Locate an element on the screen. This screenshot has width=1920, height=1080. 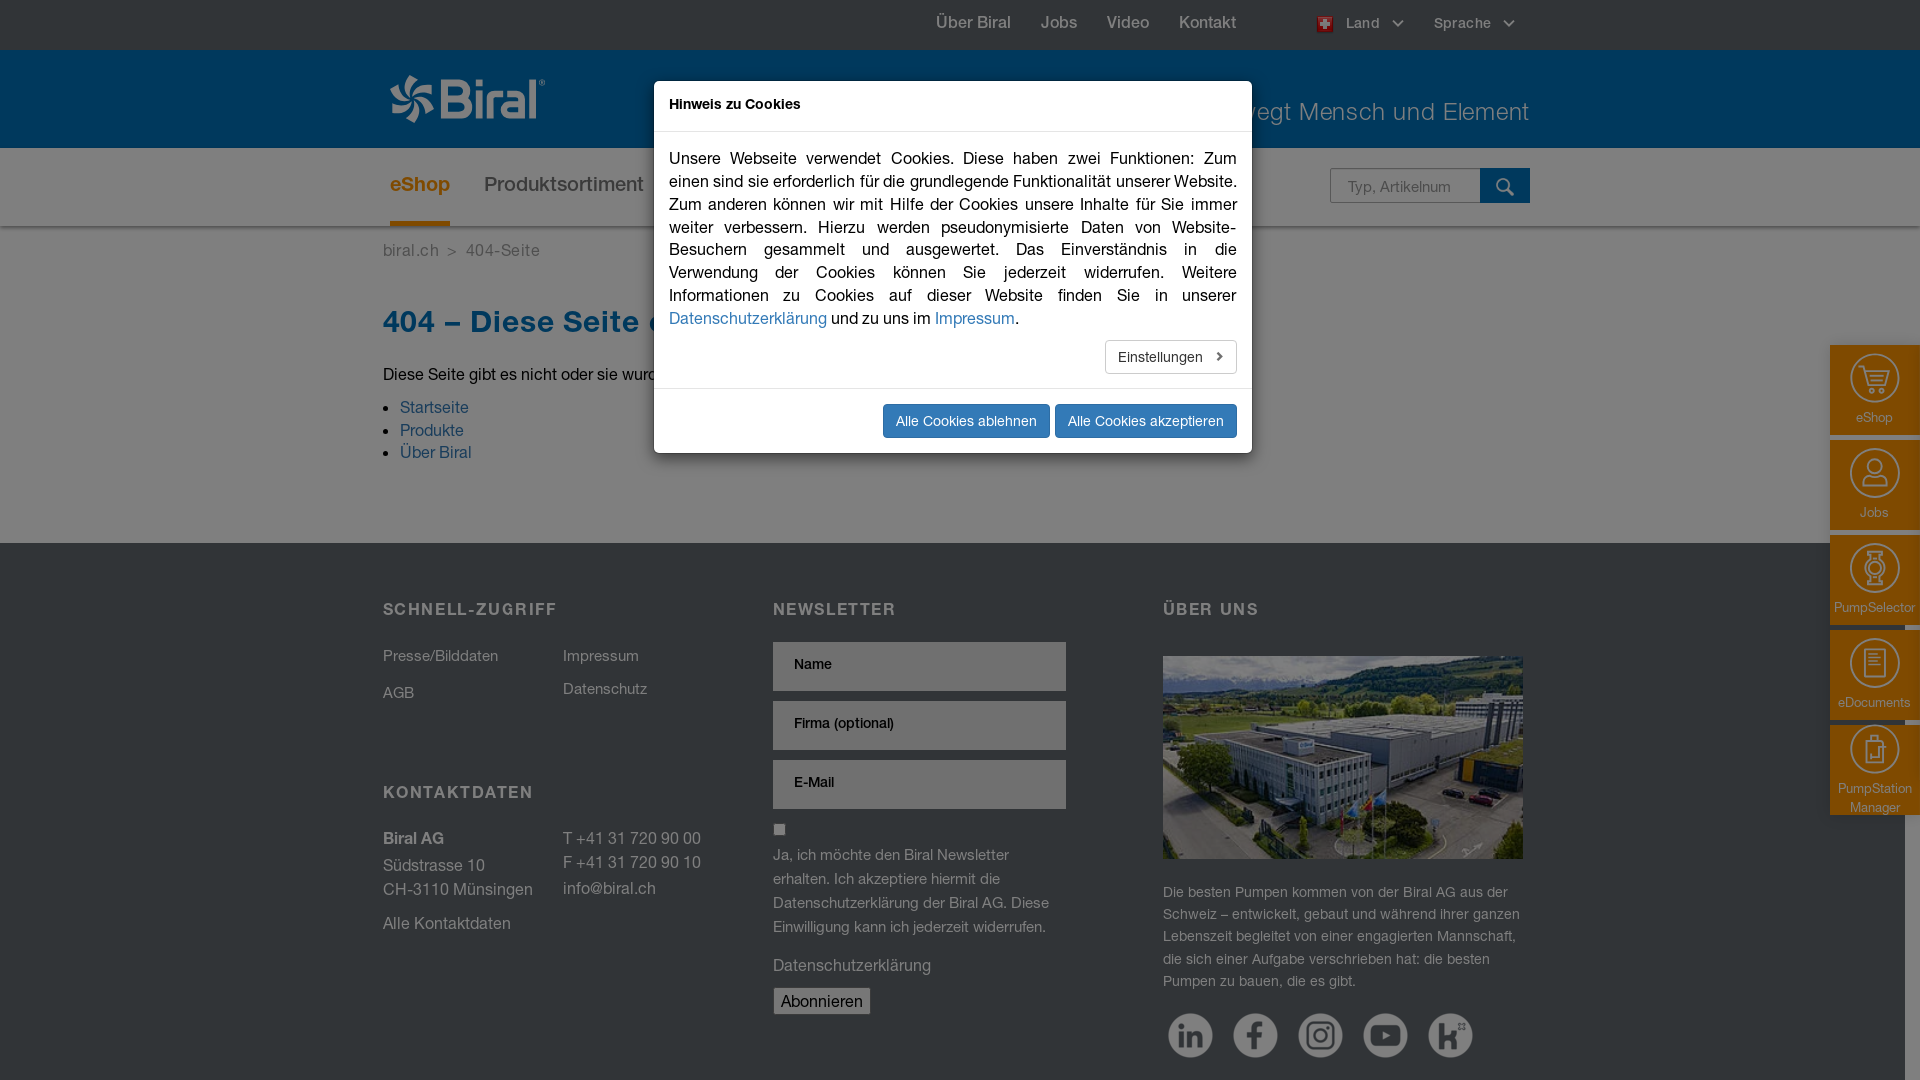
'404-Seite' is located at coordinates (503, 248).